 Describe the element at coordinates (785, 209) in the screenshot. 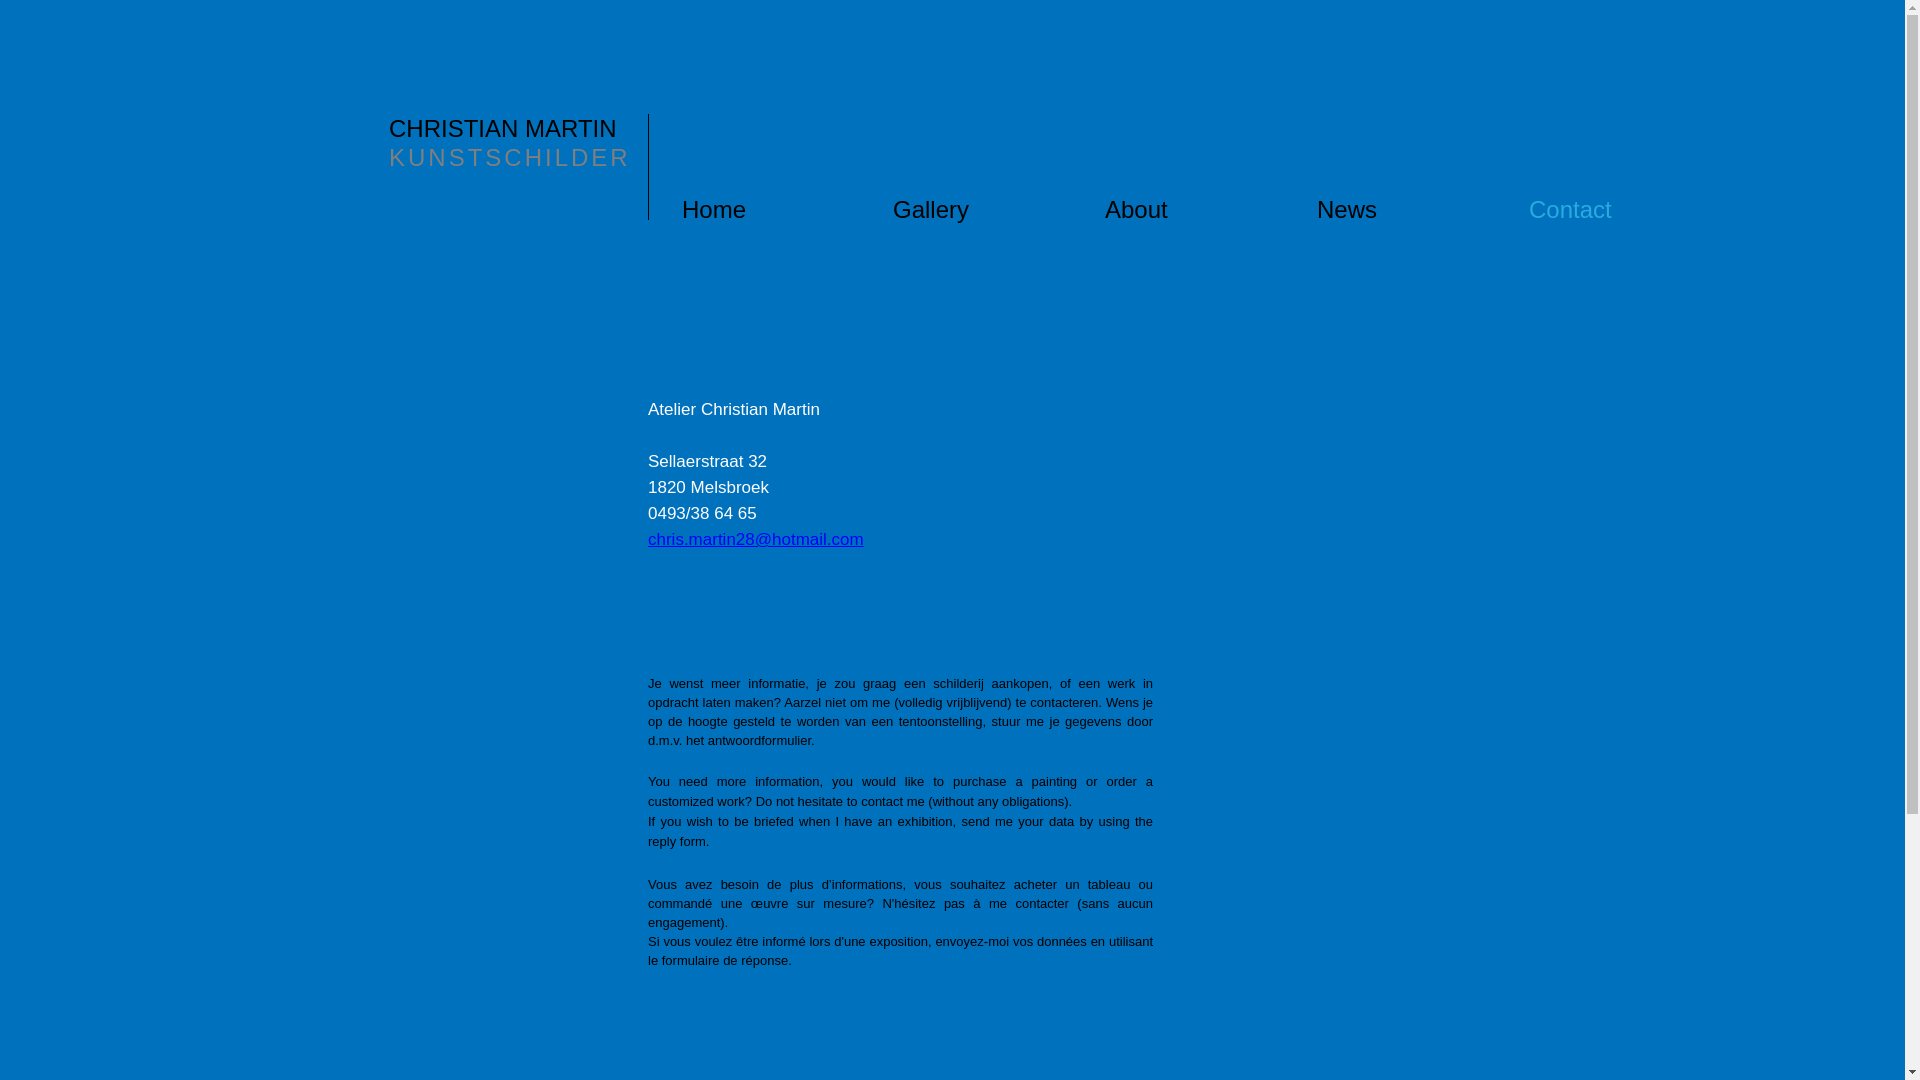

I see `'Home'` at that location.